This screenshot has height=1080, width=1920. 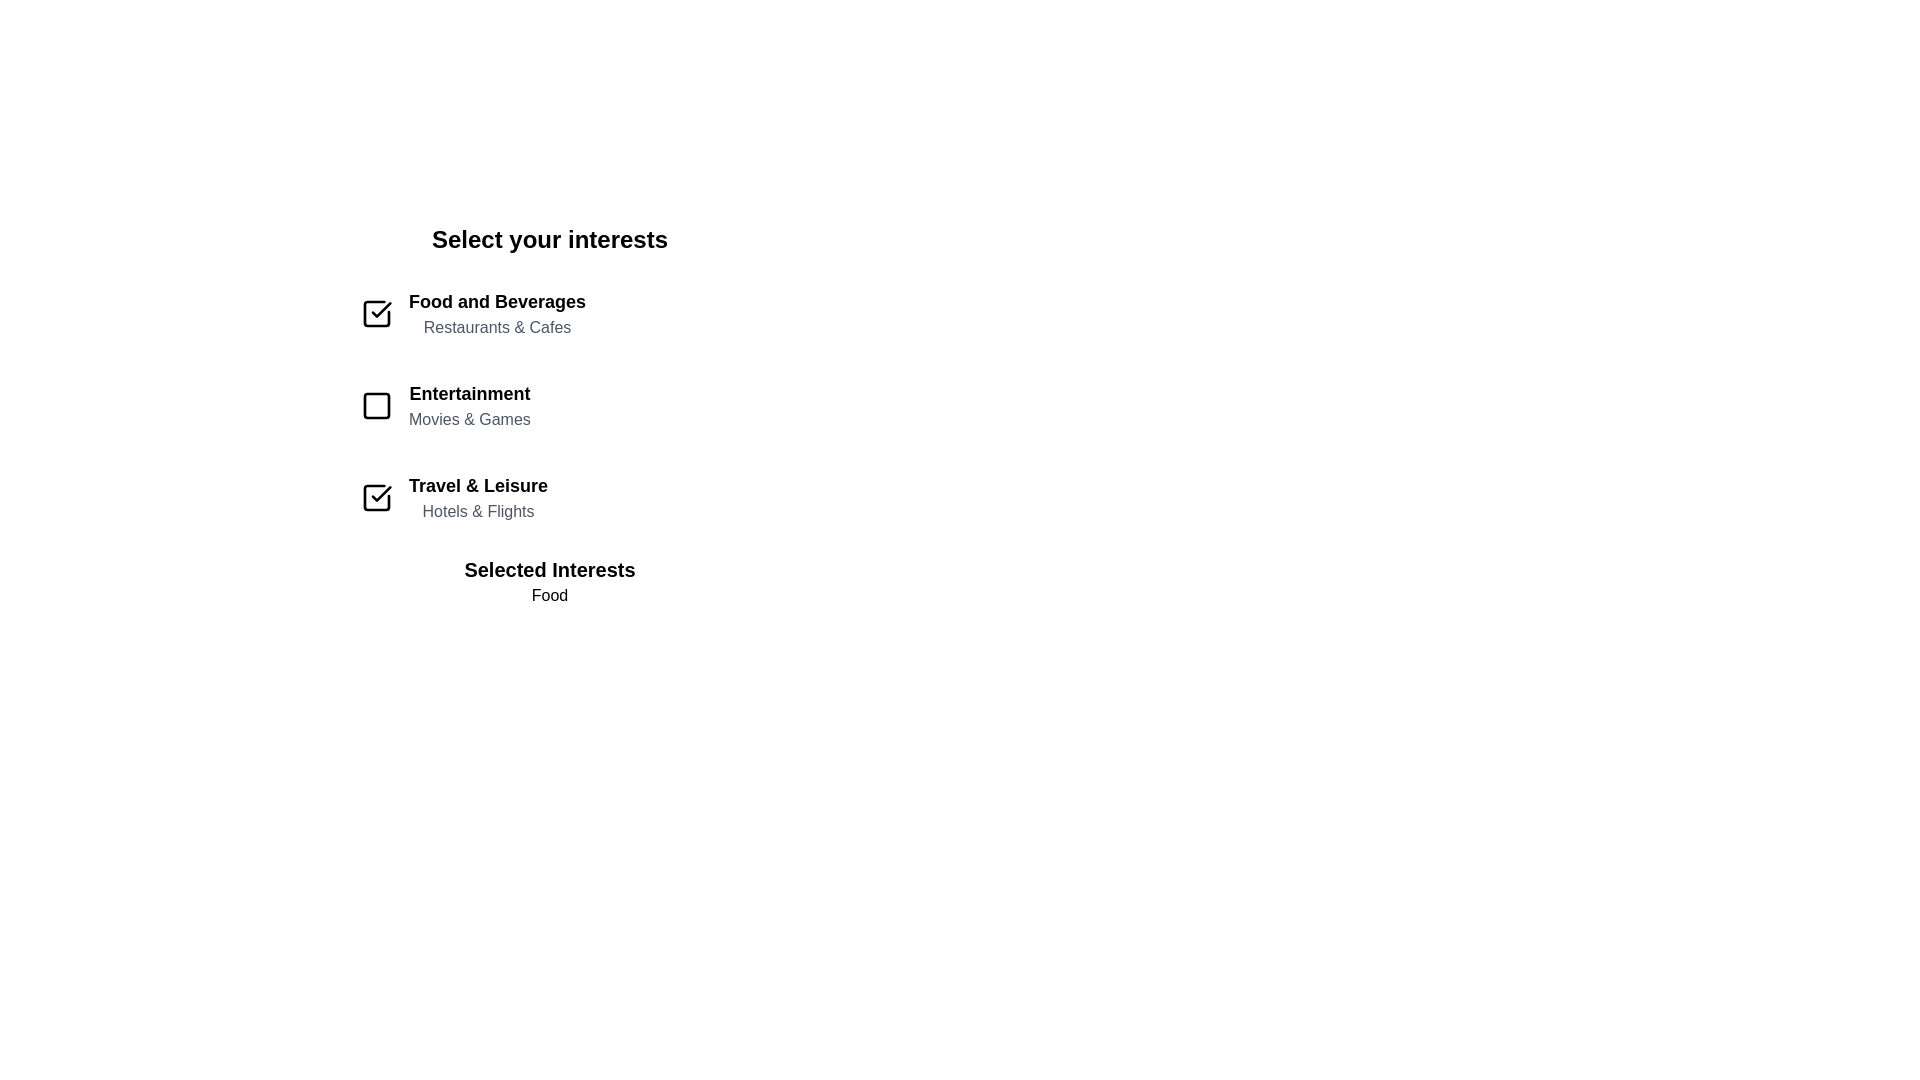 I want to click on the item Food, so click(x=550, y=313).